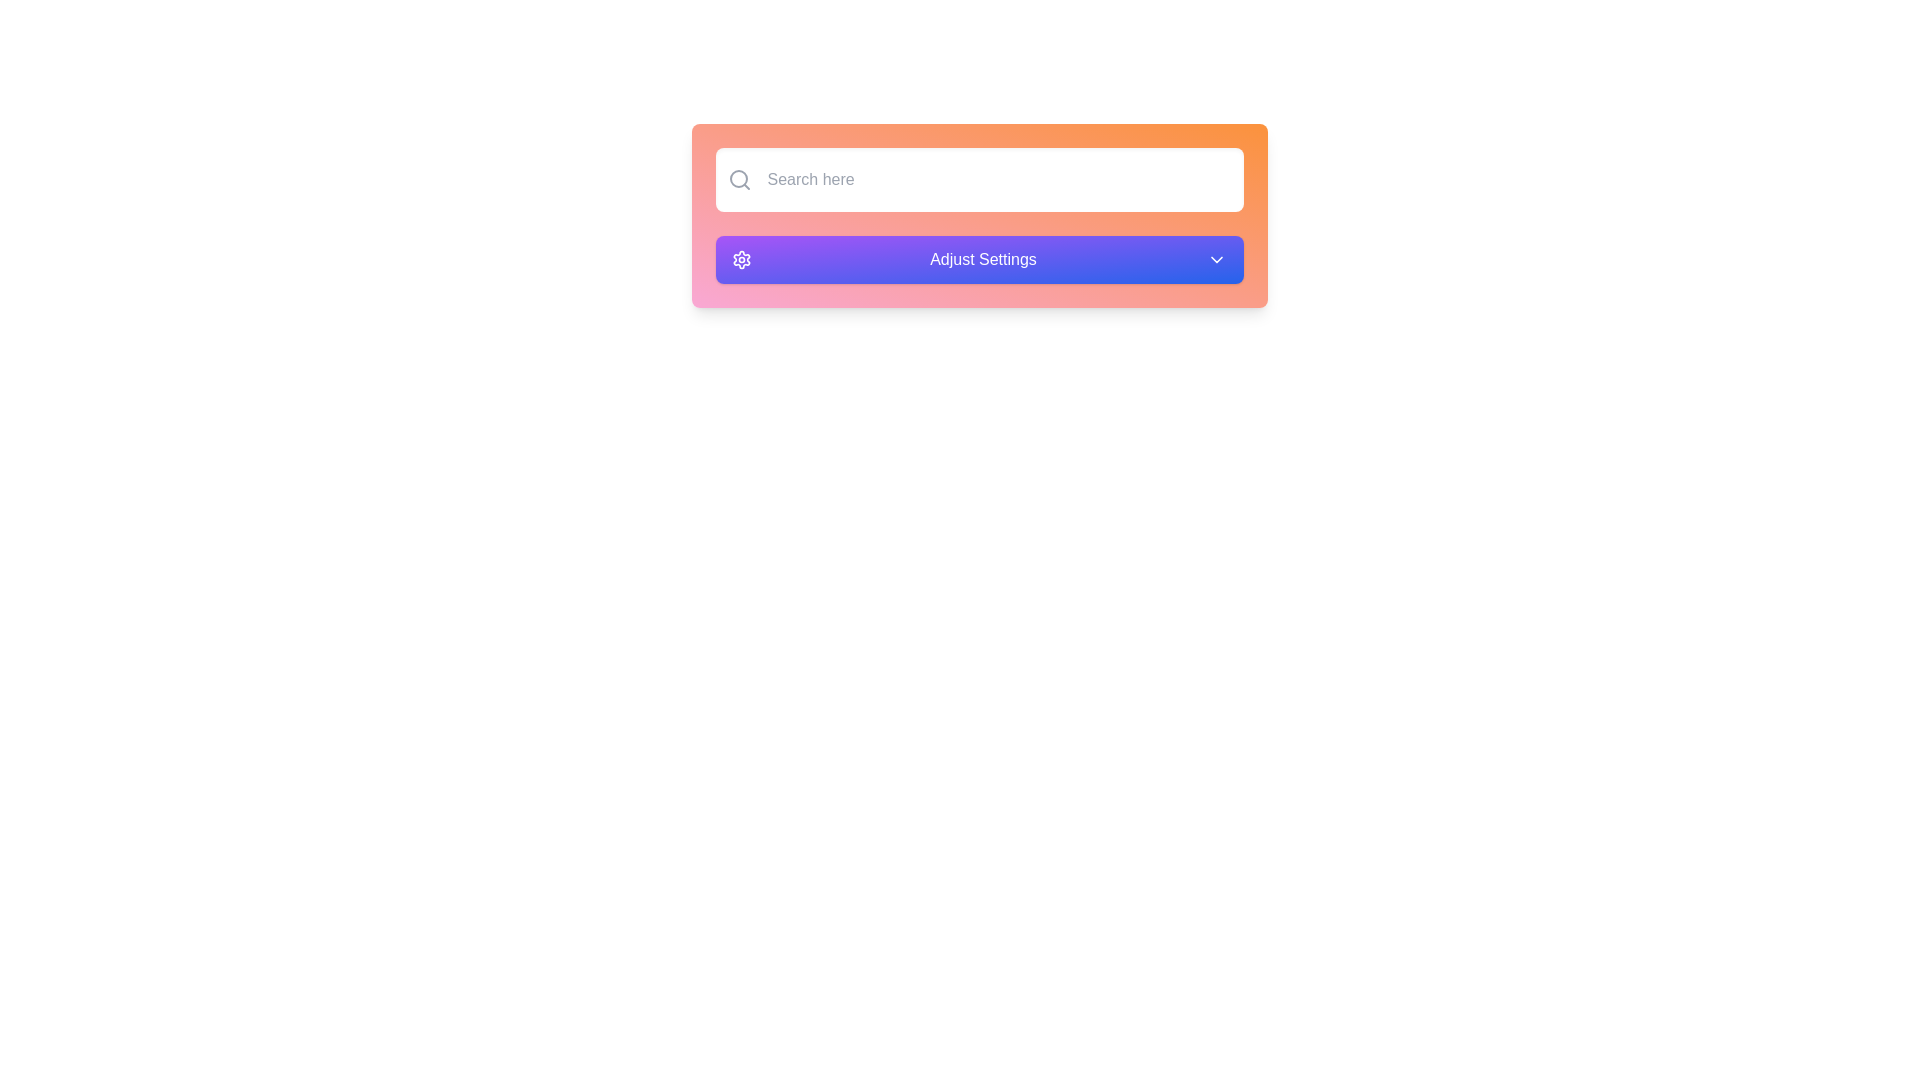  Describe the element at coordinates (1216, 258) in the screenshot. I see `the chevron icon located on the right-hand side of the 'Adjust Settings' button` at that location.